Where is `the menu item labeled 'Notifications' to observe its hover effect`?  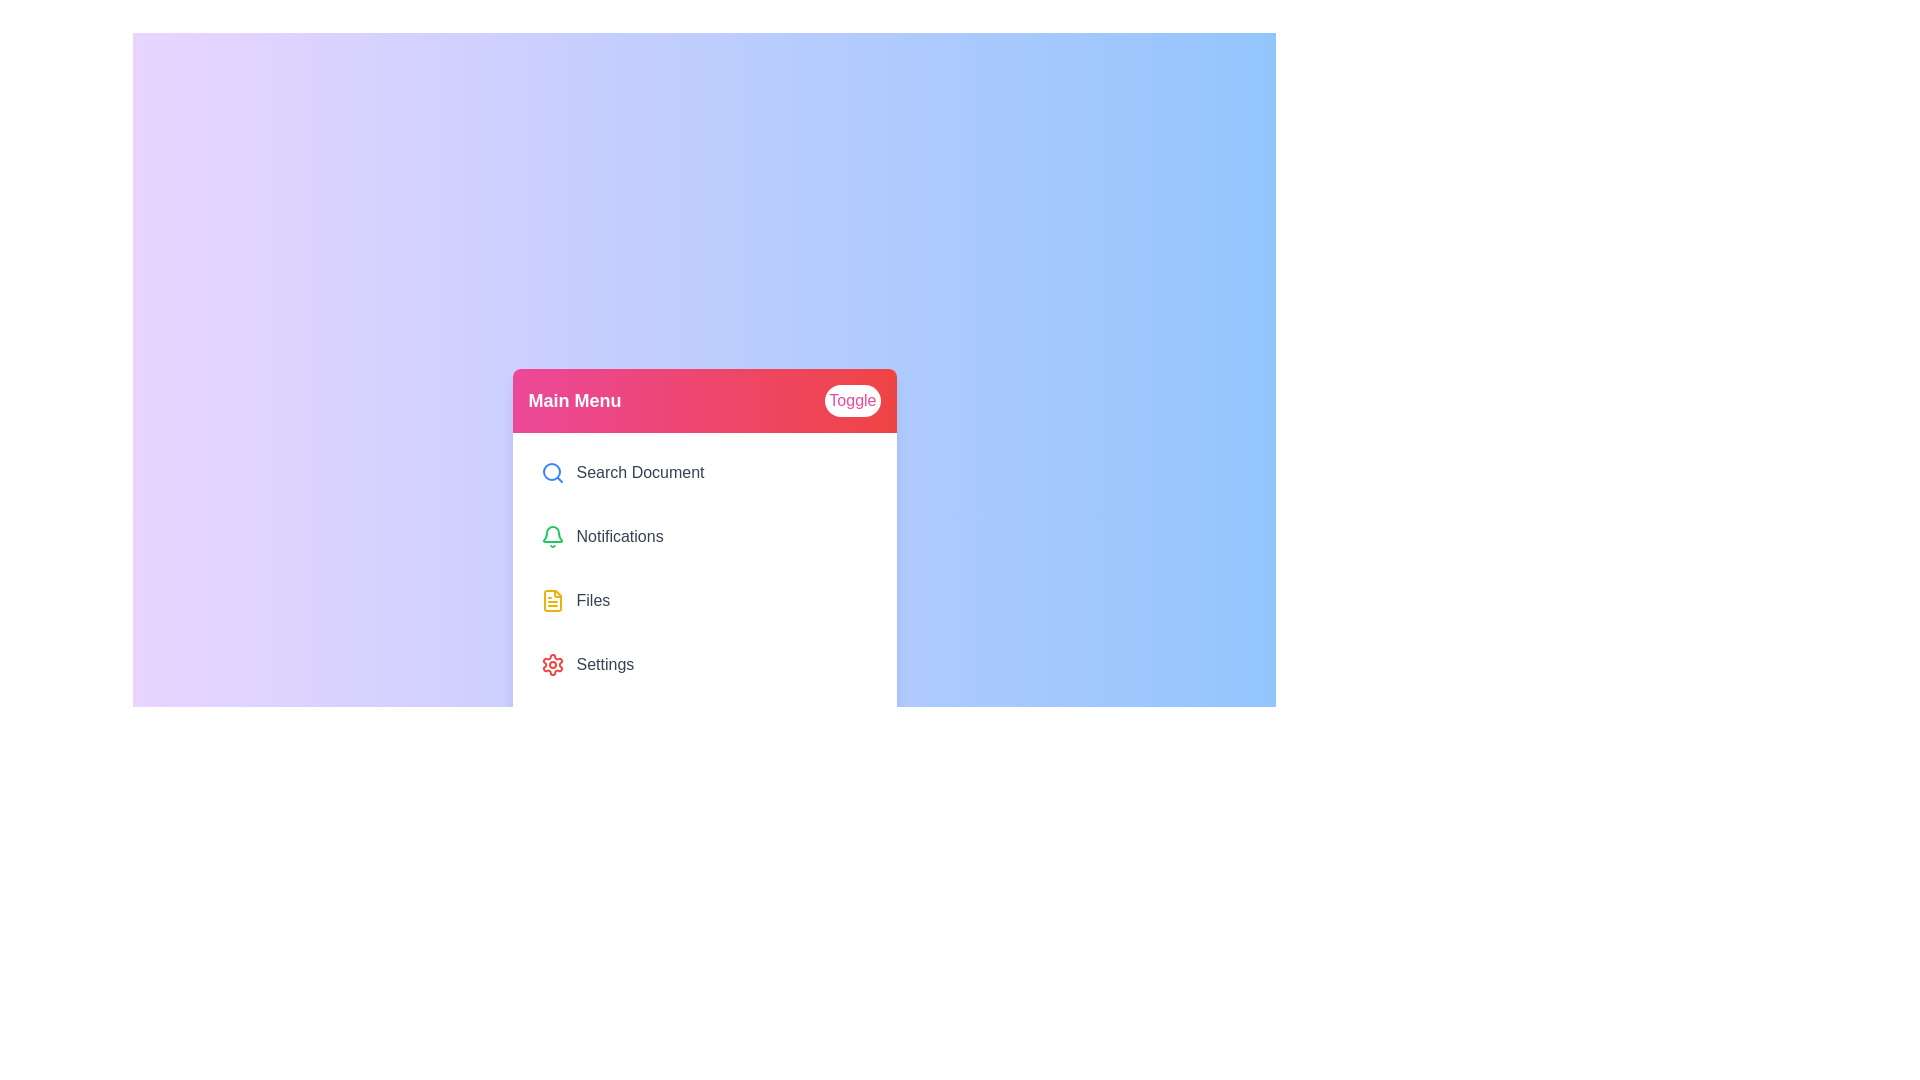
the menu item labeled 'Notifications' to observe its hover effect is located at coordinates (704, 535).